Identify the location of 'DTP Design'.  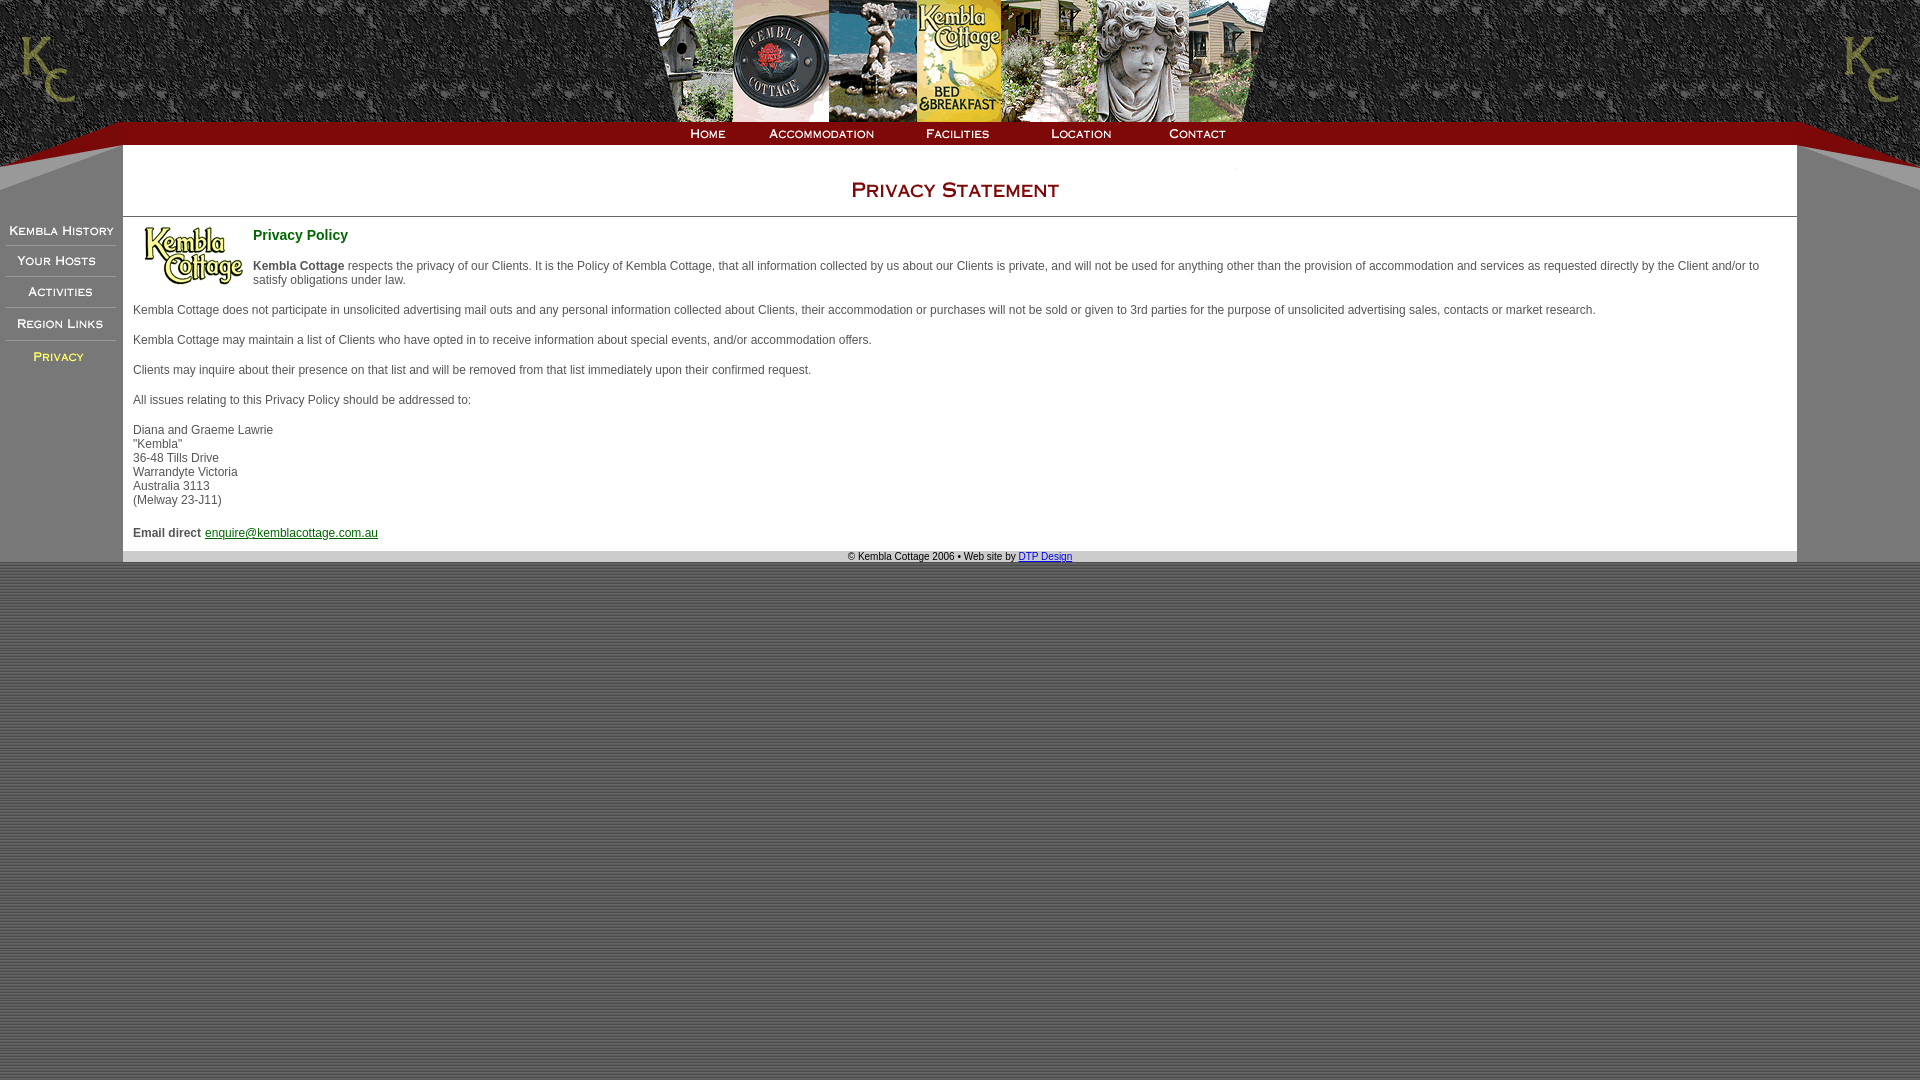
(1018, 556).